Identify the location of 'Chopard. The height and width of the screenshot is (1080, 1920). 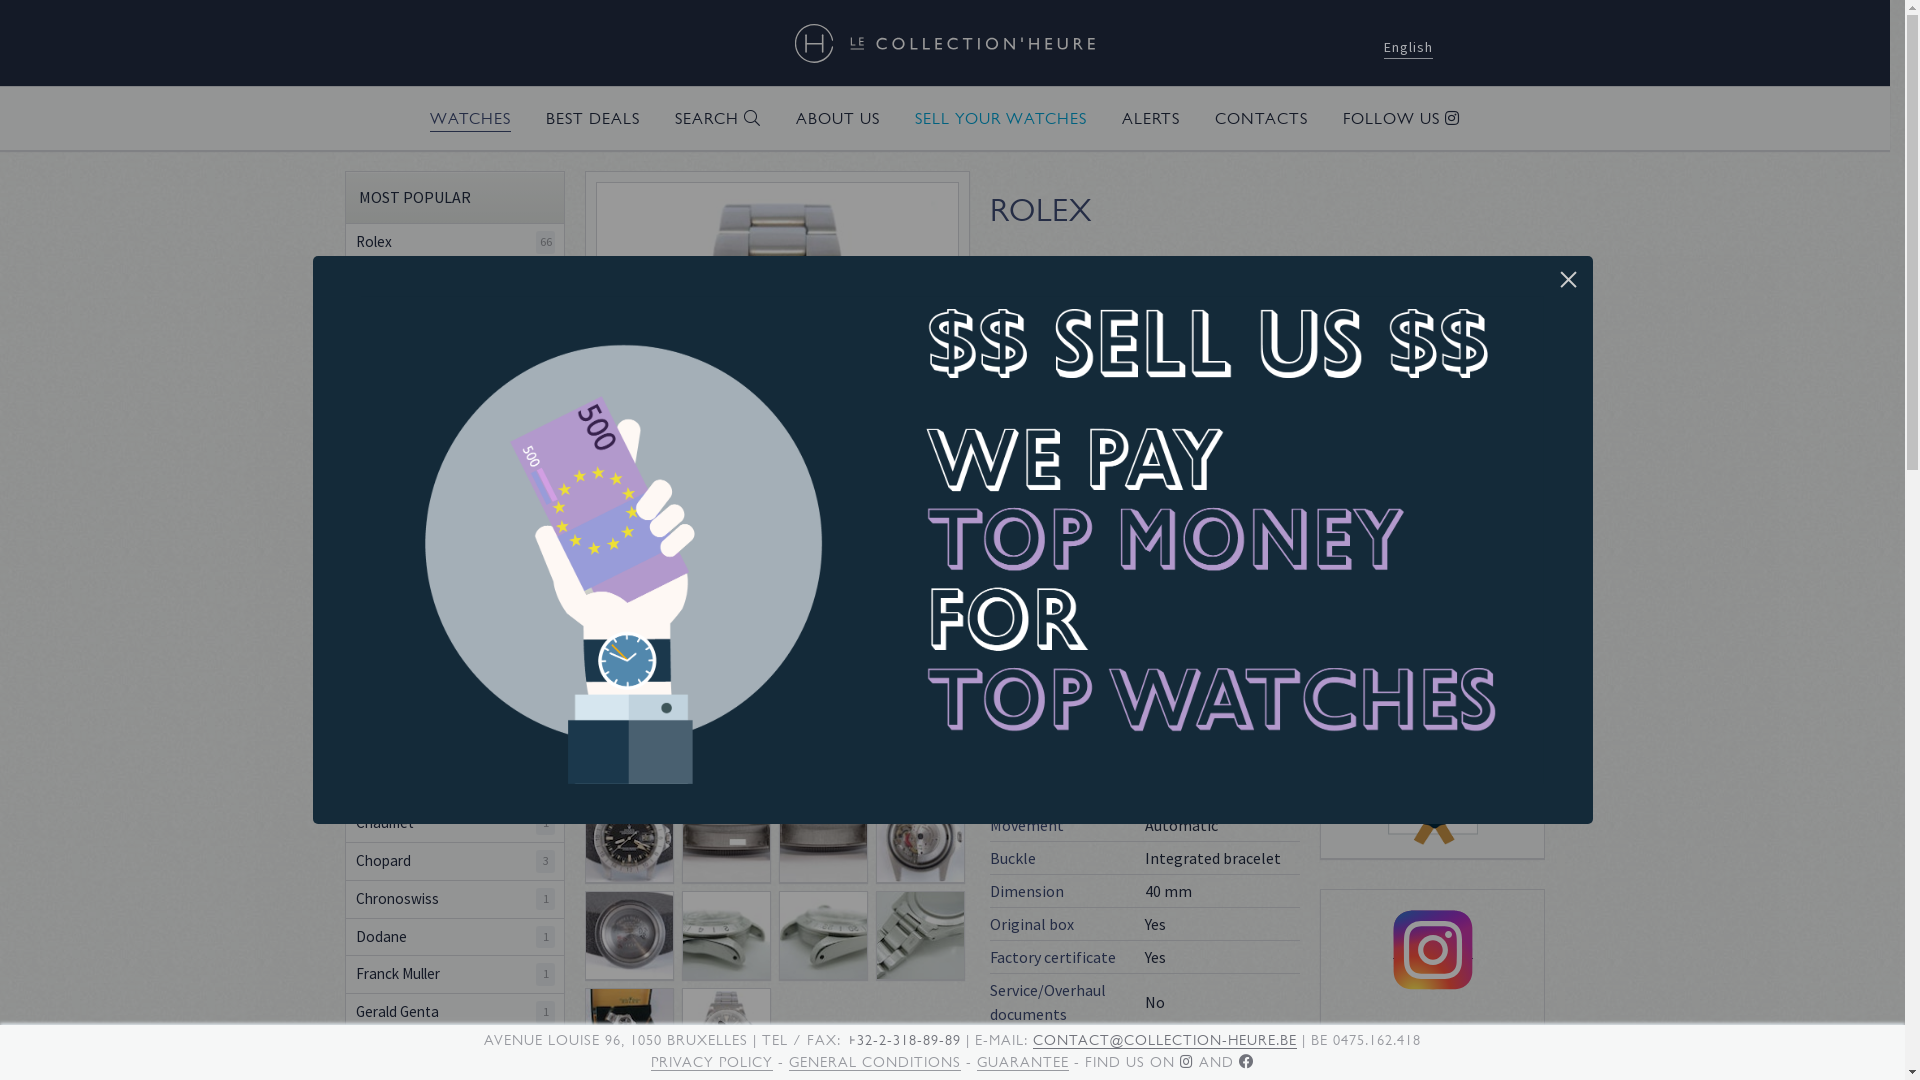
(454, 860).